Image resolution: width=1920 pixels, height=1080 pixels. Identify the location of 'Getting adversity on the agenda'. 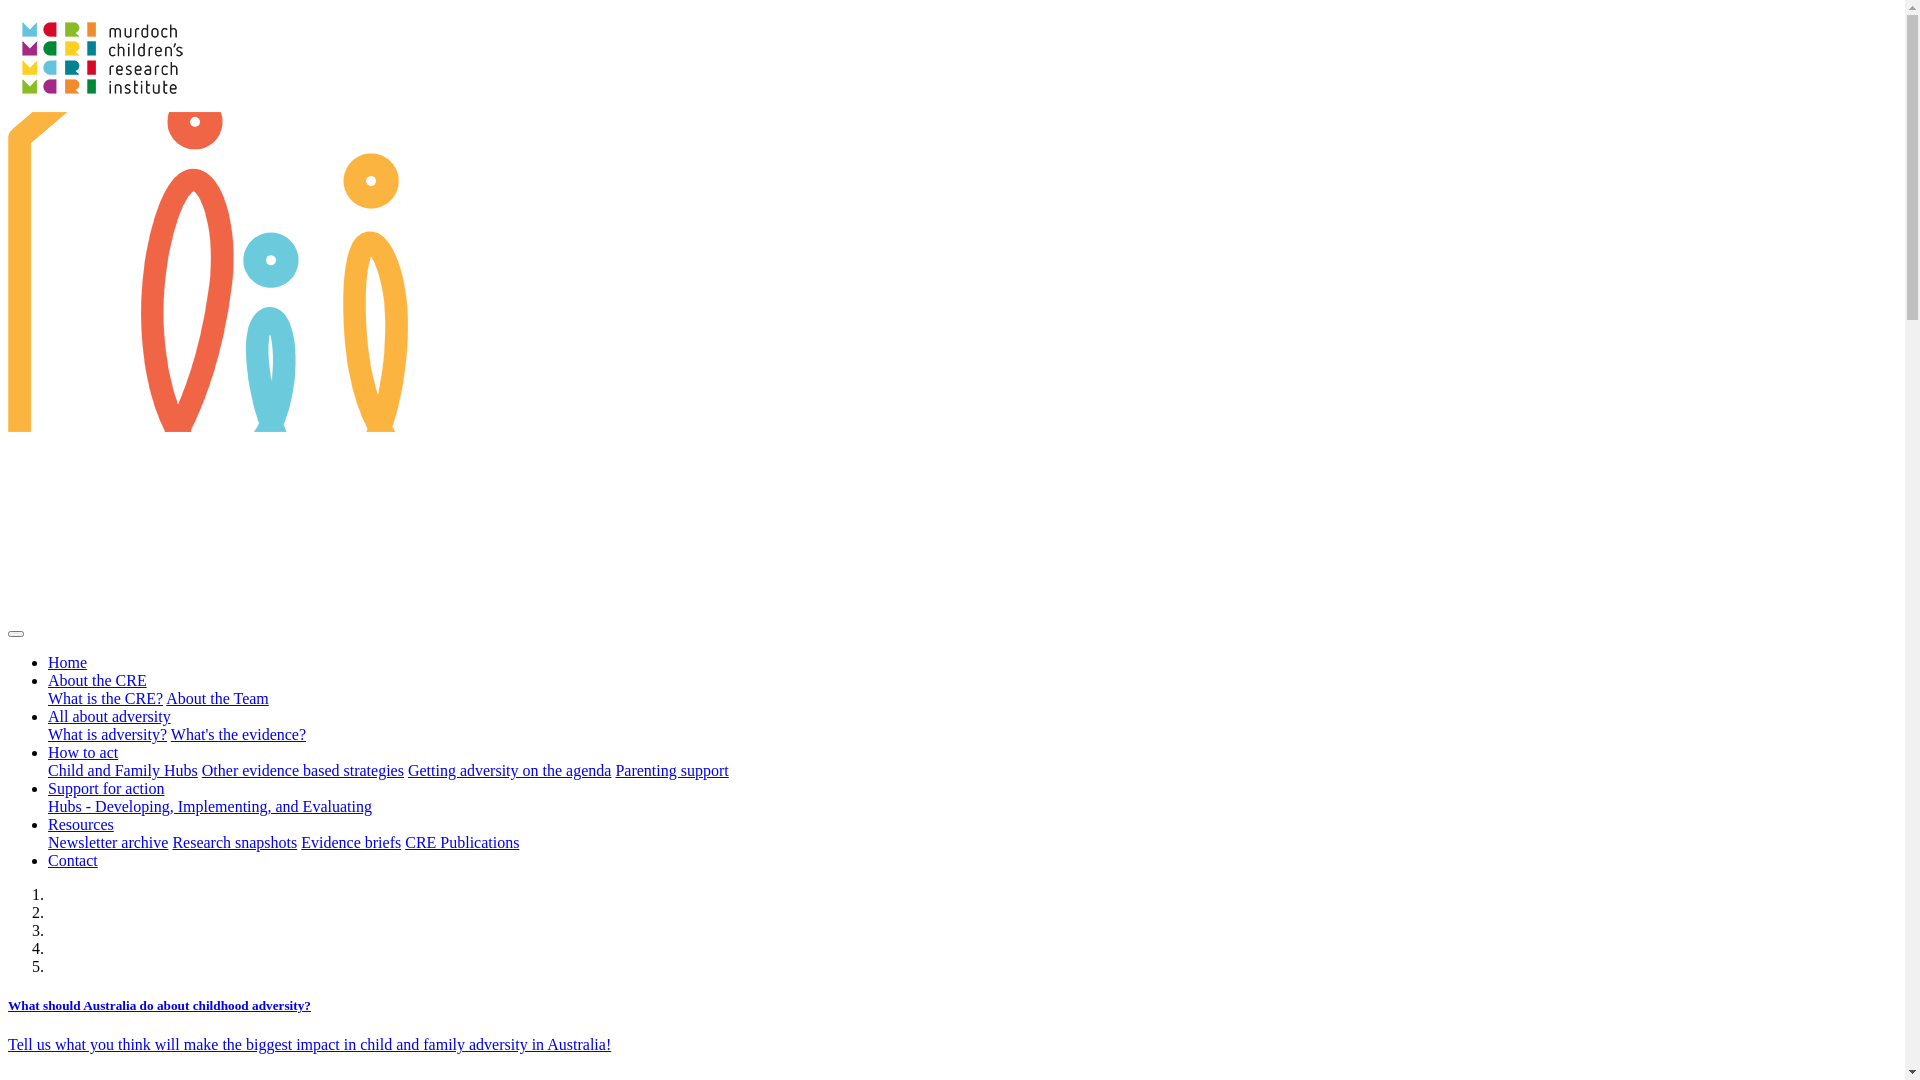
(509, 769).